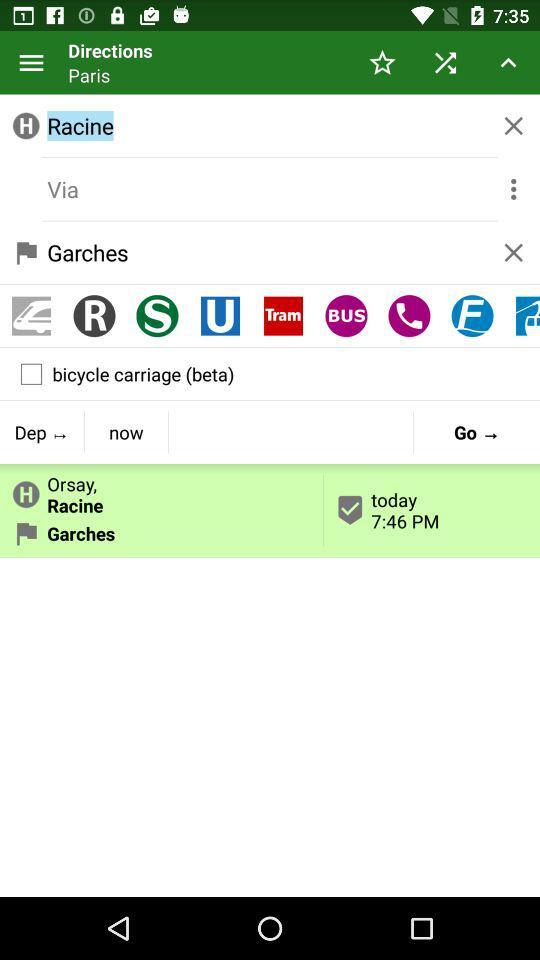  I want to click on the item to the right of orsay,, so click(475, 432).